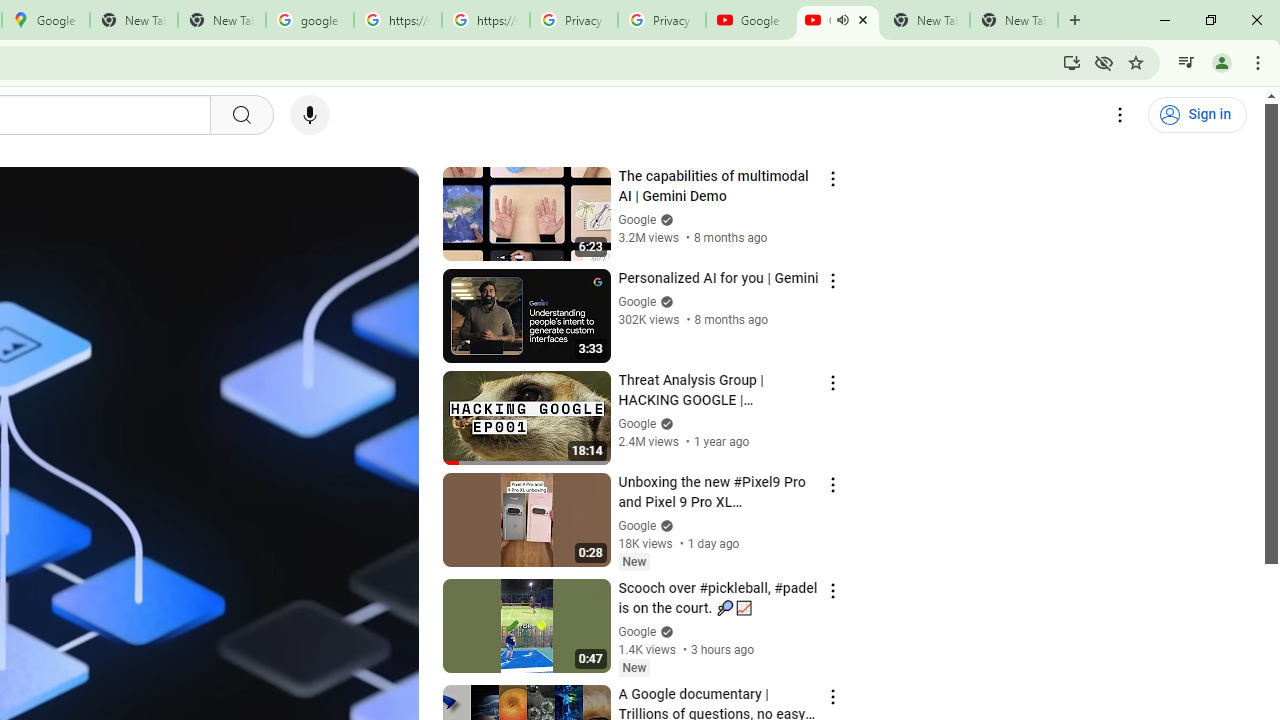  What do you see at coordinates (832, 695) in the screenshot?
I see `'Action menu'` at bounding box center [832, 695].